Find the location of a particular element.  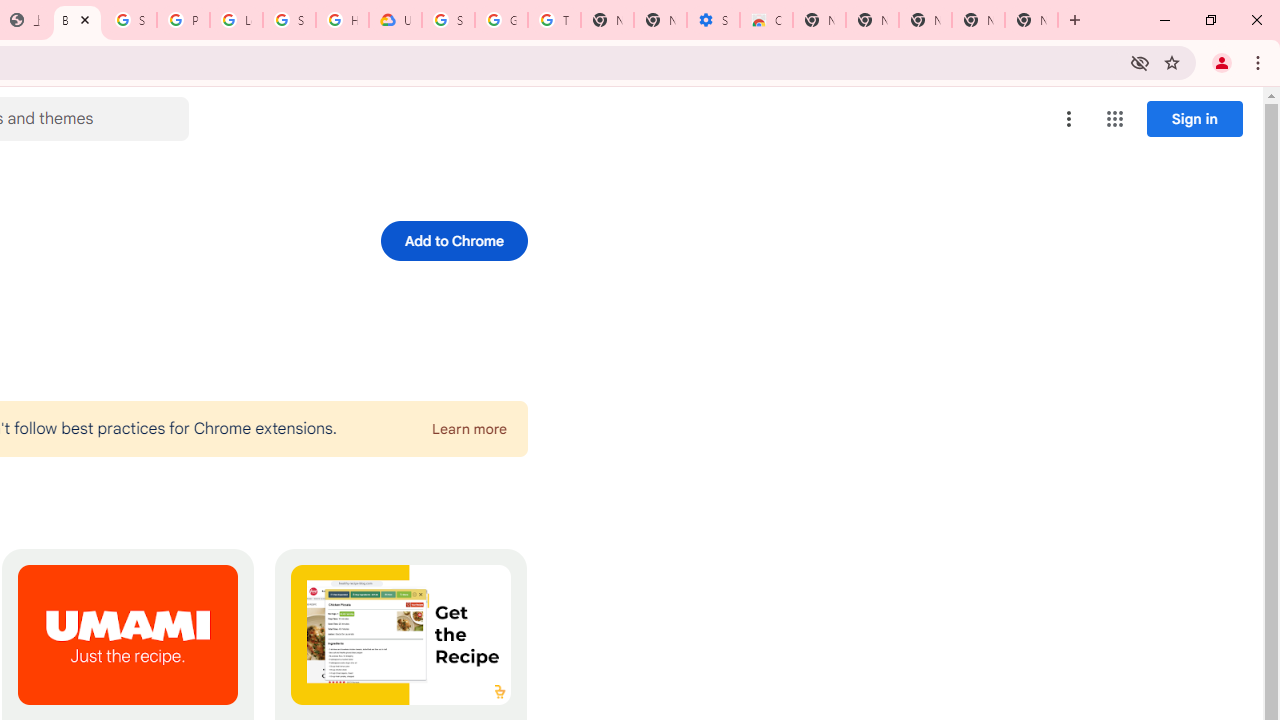

'Settings - Accessibility' is located at coordinates (713, 20).